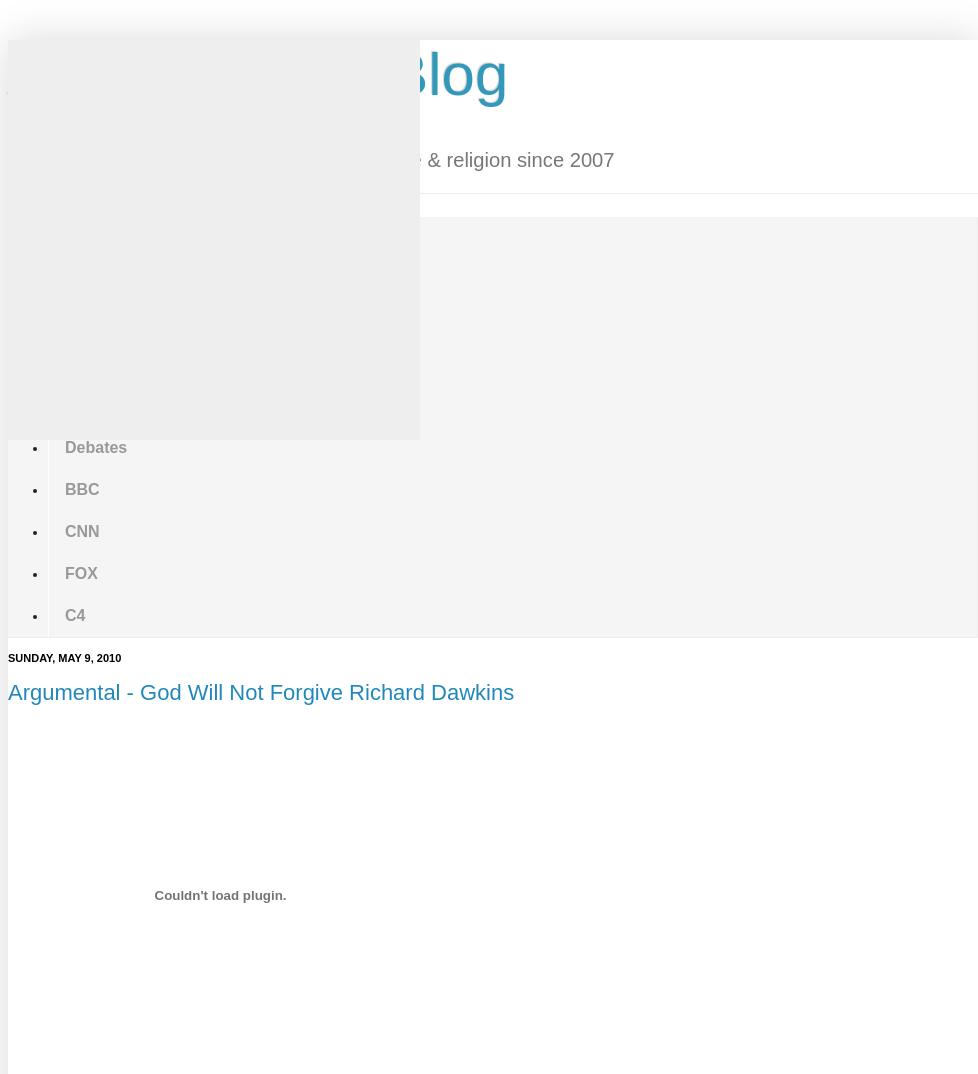 Image resolution: width=978 pixels, height=1074 pixels. I want to click on 'Humor', so click(65, 320).